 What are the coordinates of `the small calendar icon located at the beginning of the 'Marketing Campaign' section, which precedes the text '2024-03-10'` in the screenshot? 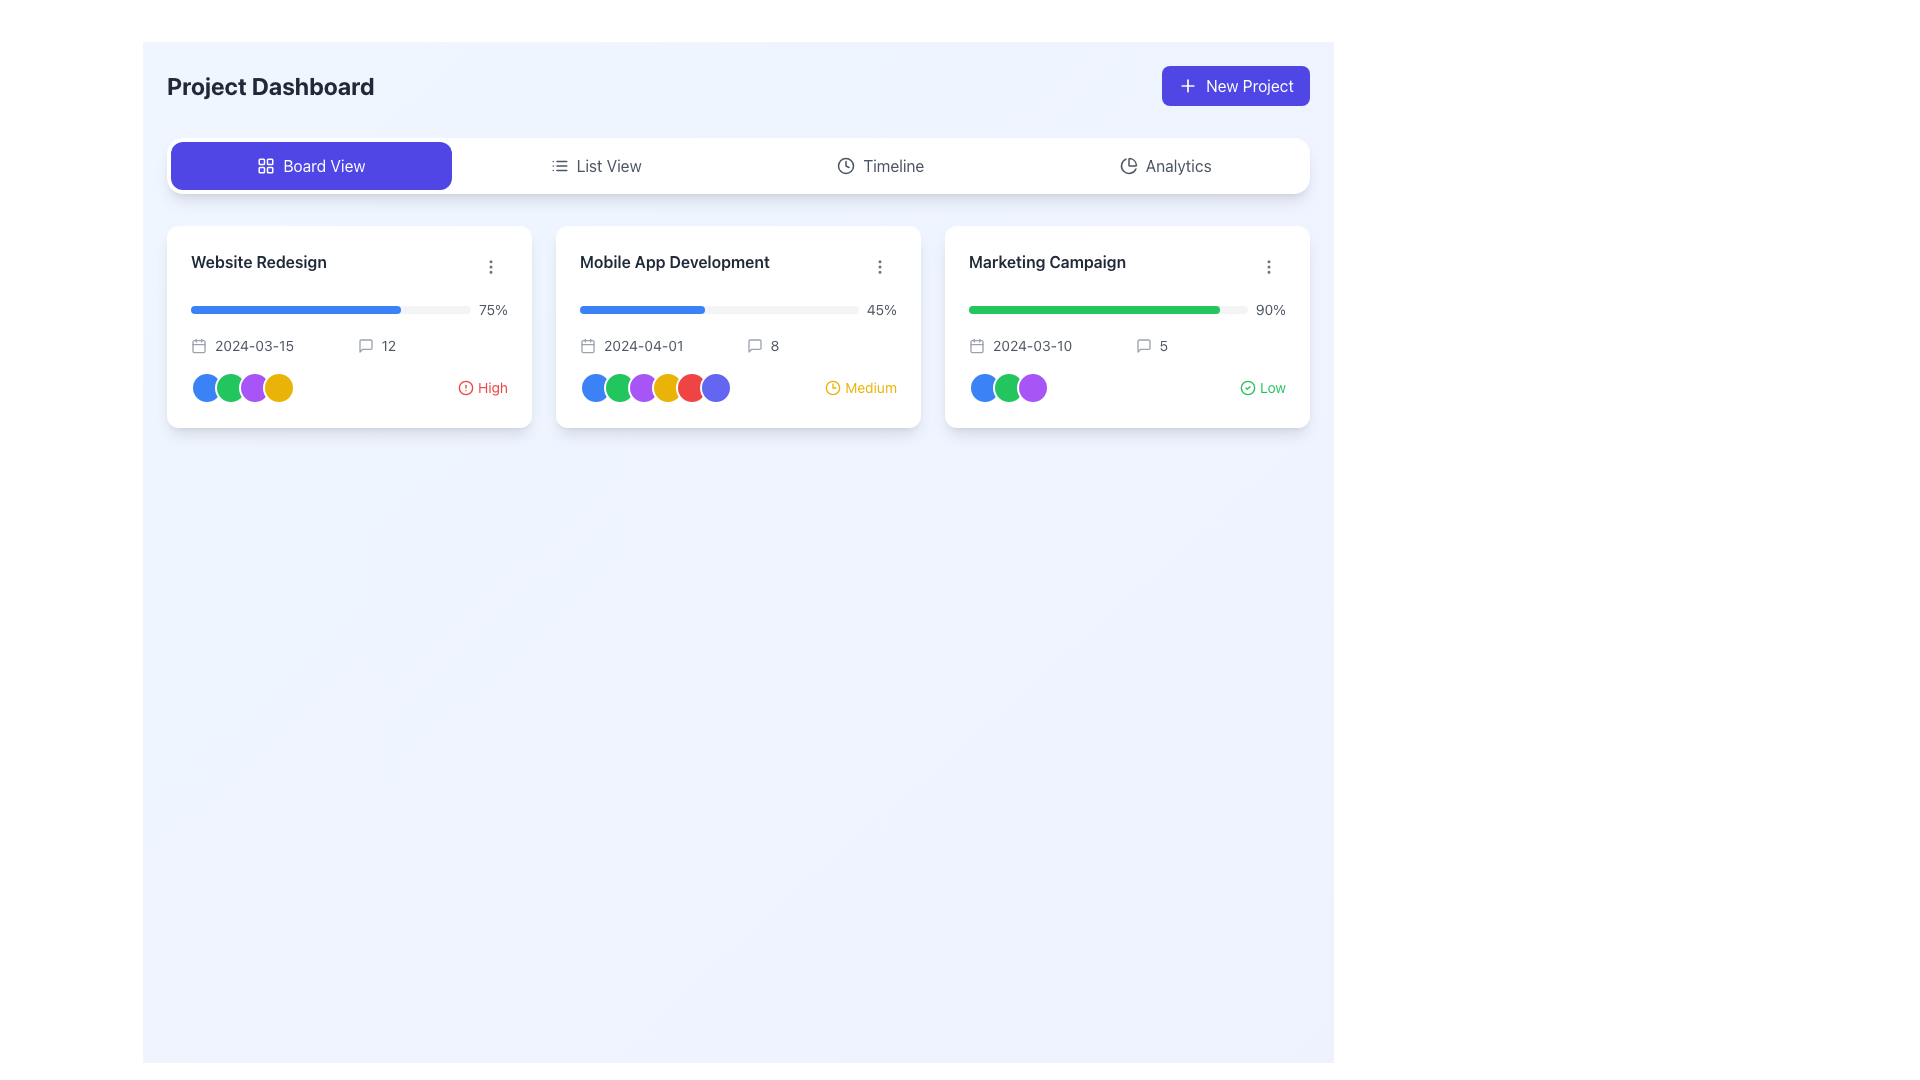 It's located at (977, 345).